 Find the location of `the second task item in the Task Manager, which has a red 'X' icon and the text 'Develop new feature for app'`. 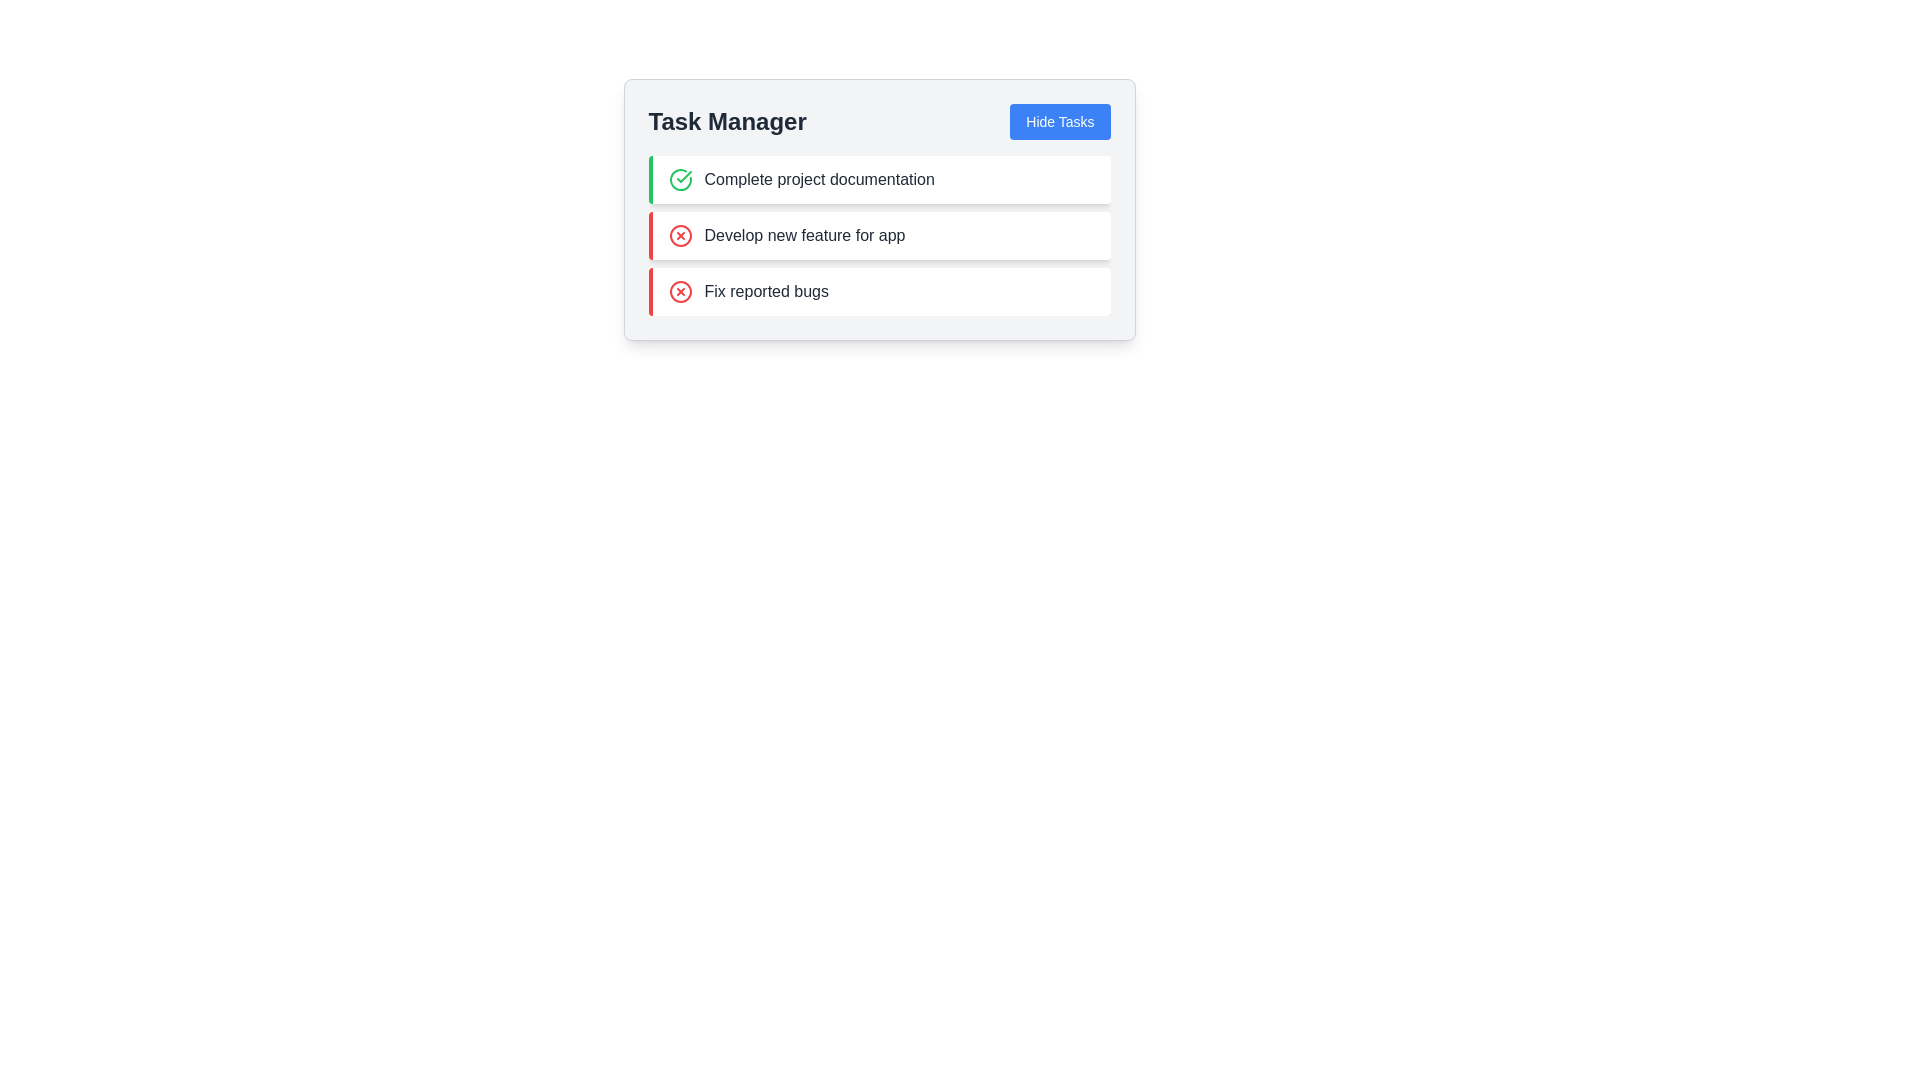

the second task item in the Task Manager, which has a red 'X' icon and the text 'Develop new feature for app' is located at coordinates (879, 234).